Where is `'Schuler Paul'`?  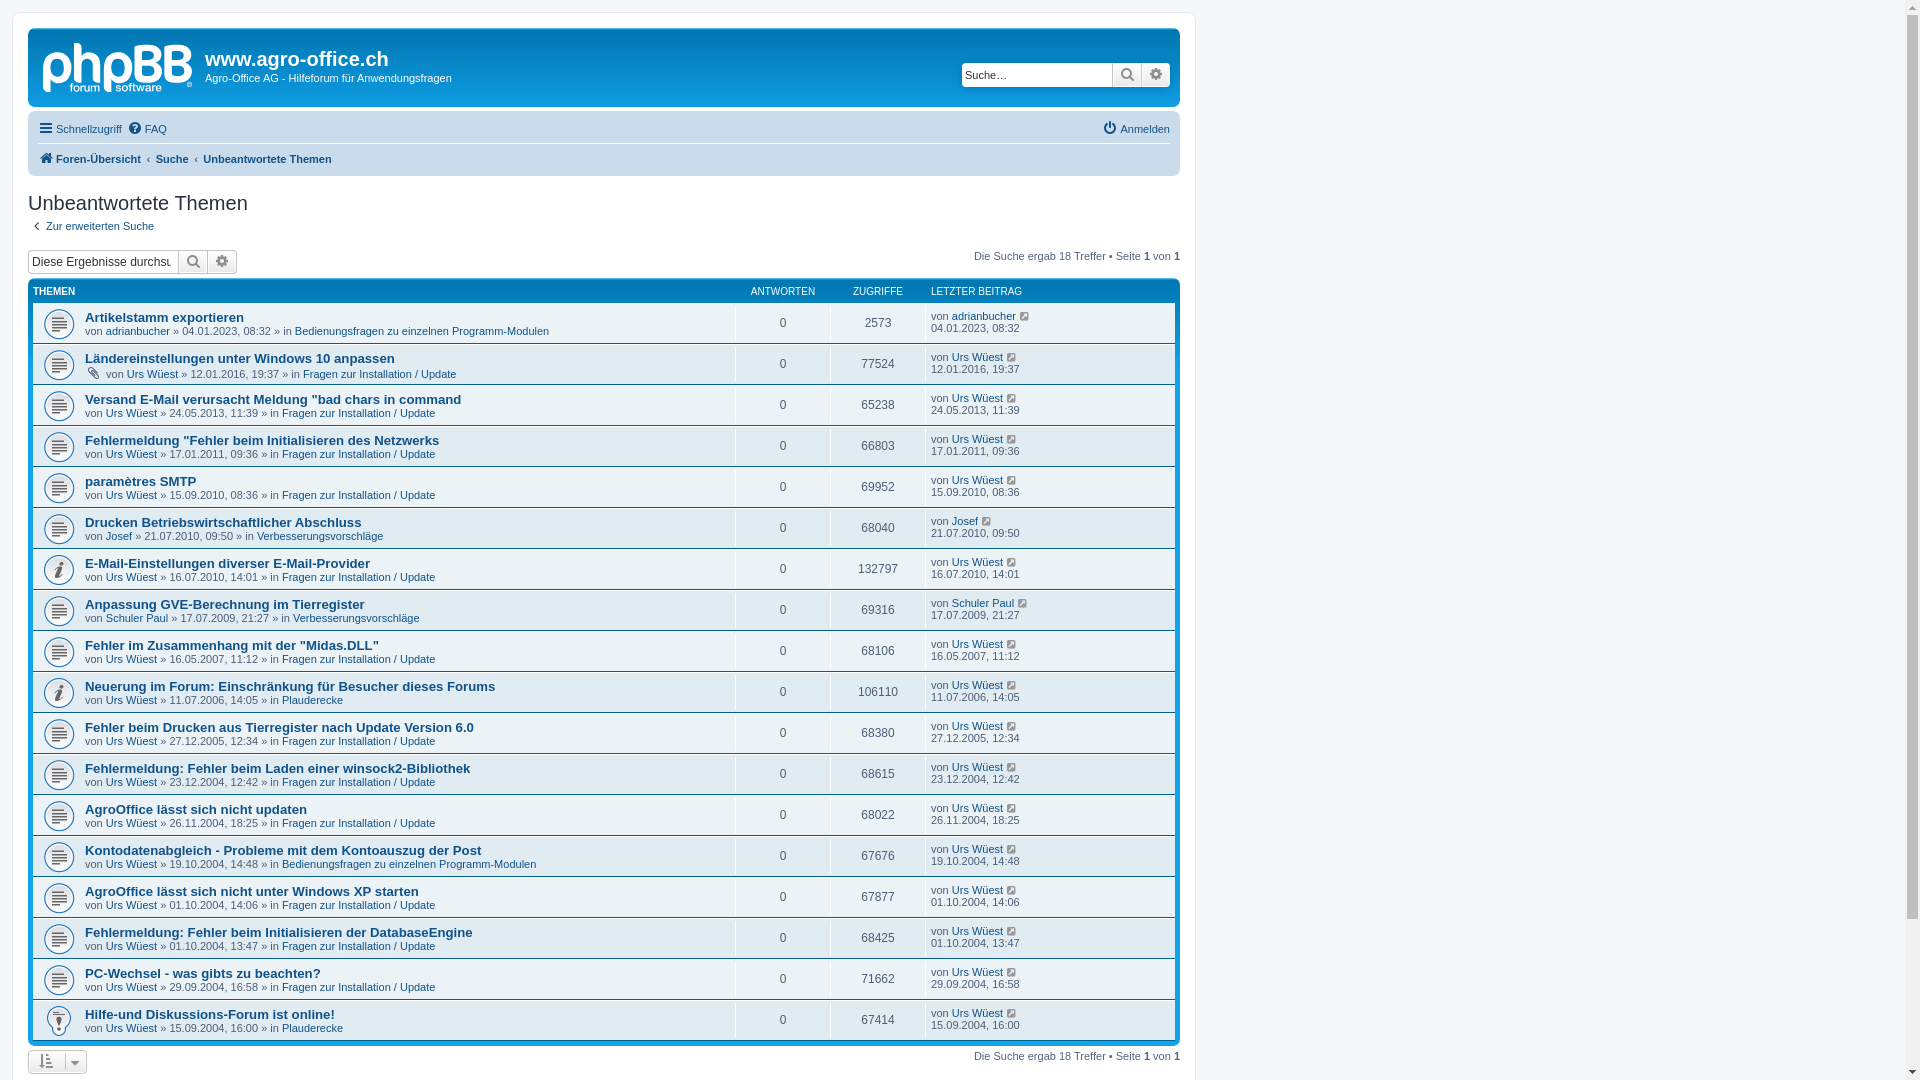 'Schuler Paul' is located at coordinates (983, 601).